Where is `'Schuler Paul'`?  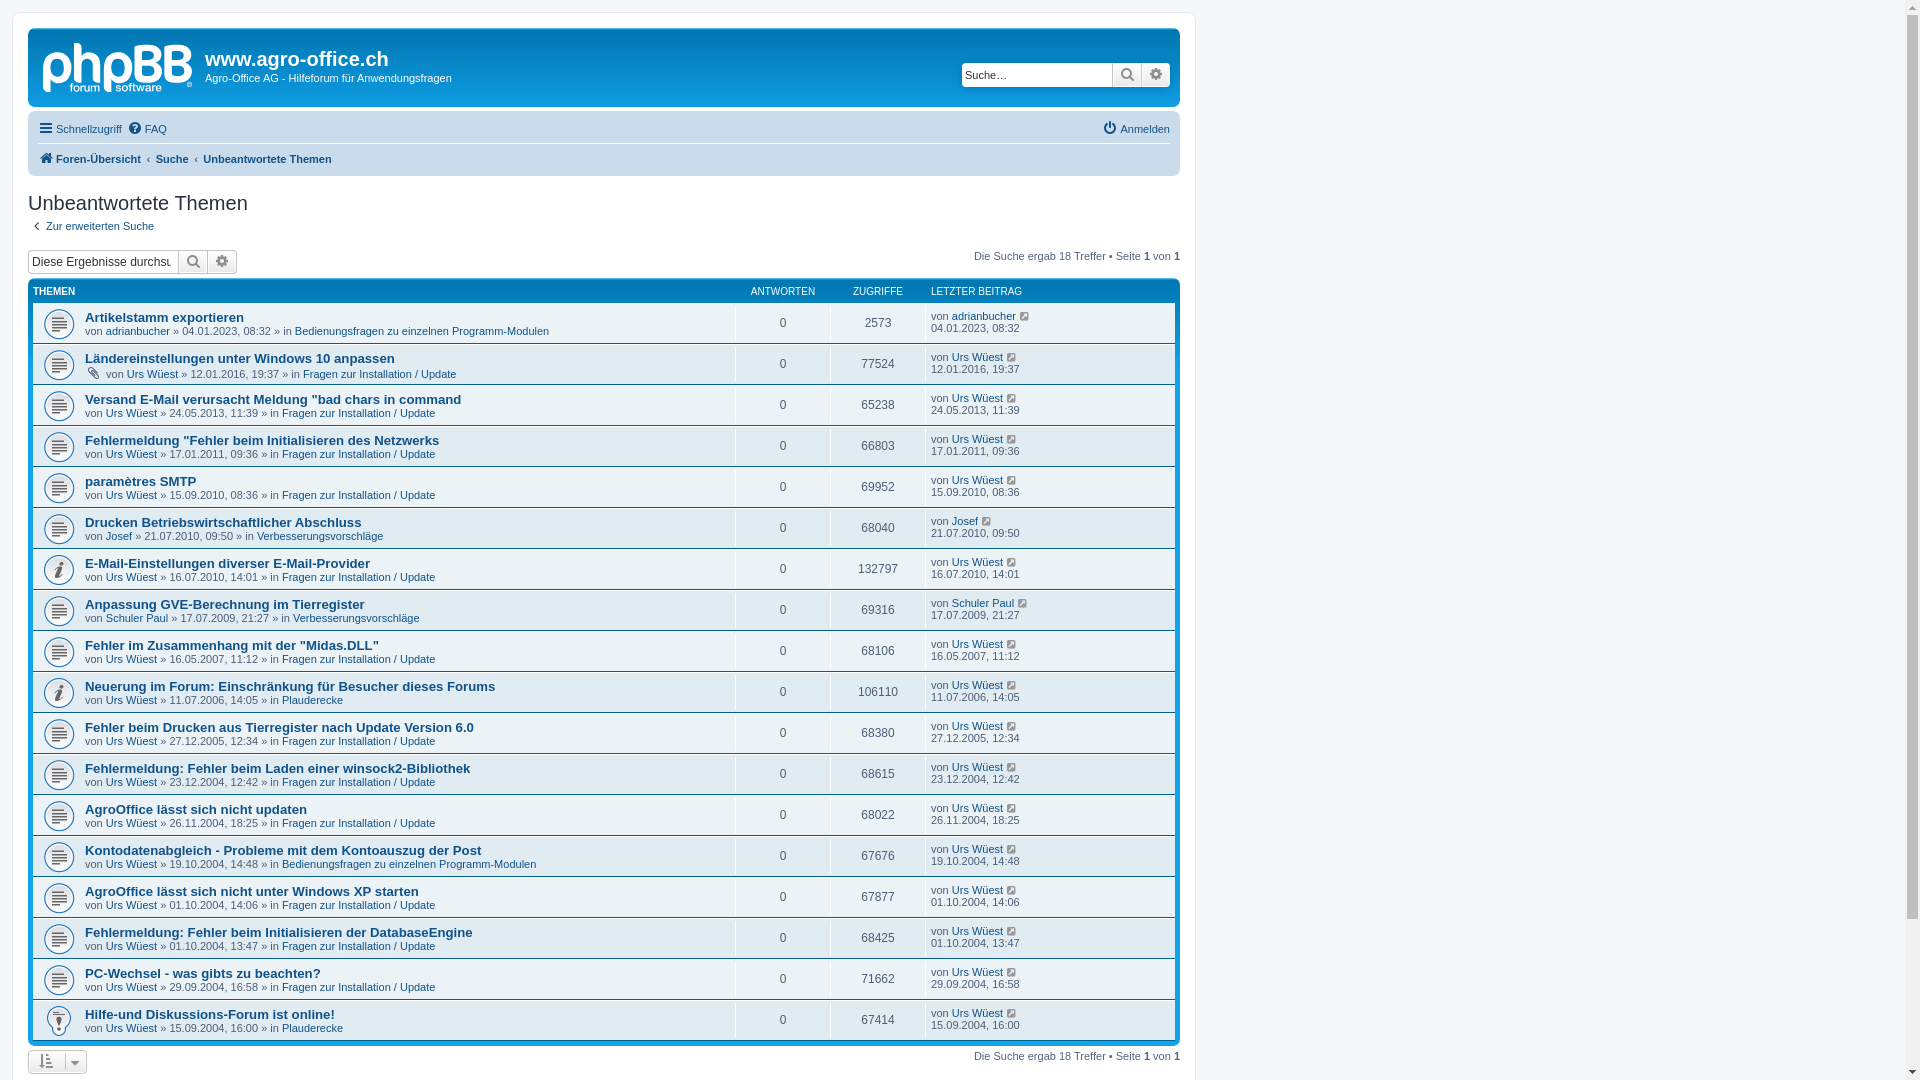 'Schuler Paul' is located at coordinates (983, 601).